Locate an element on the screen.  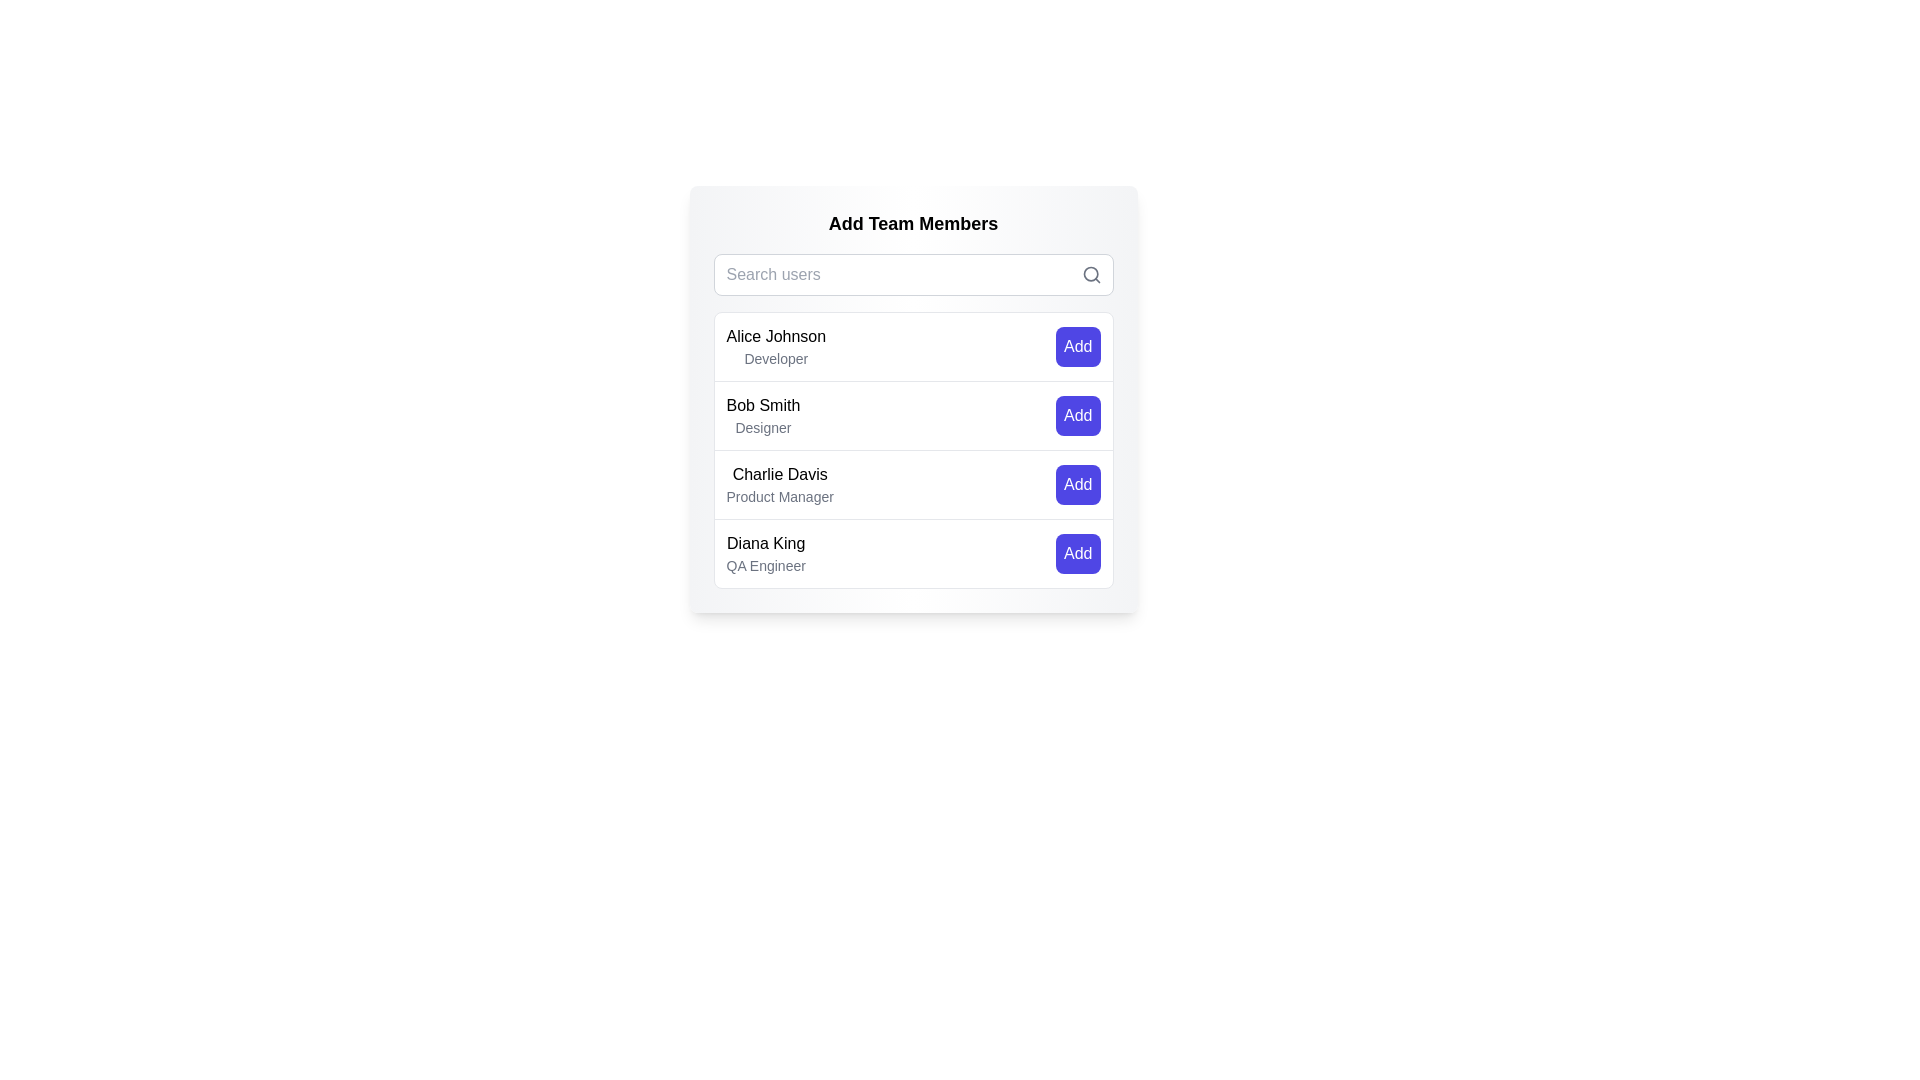
the text label displaying 'Developer' which is located below the name 'Alice Johnson' in the first row of team members is located at coordinates (775, 357).